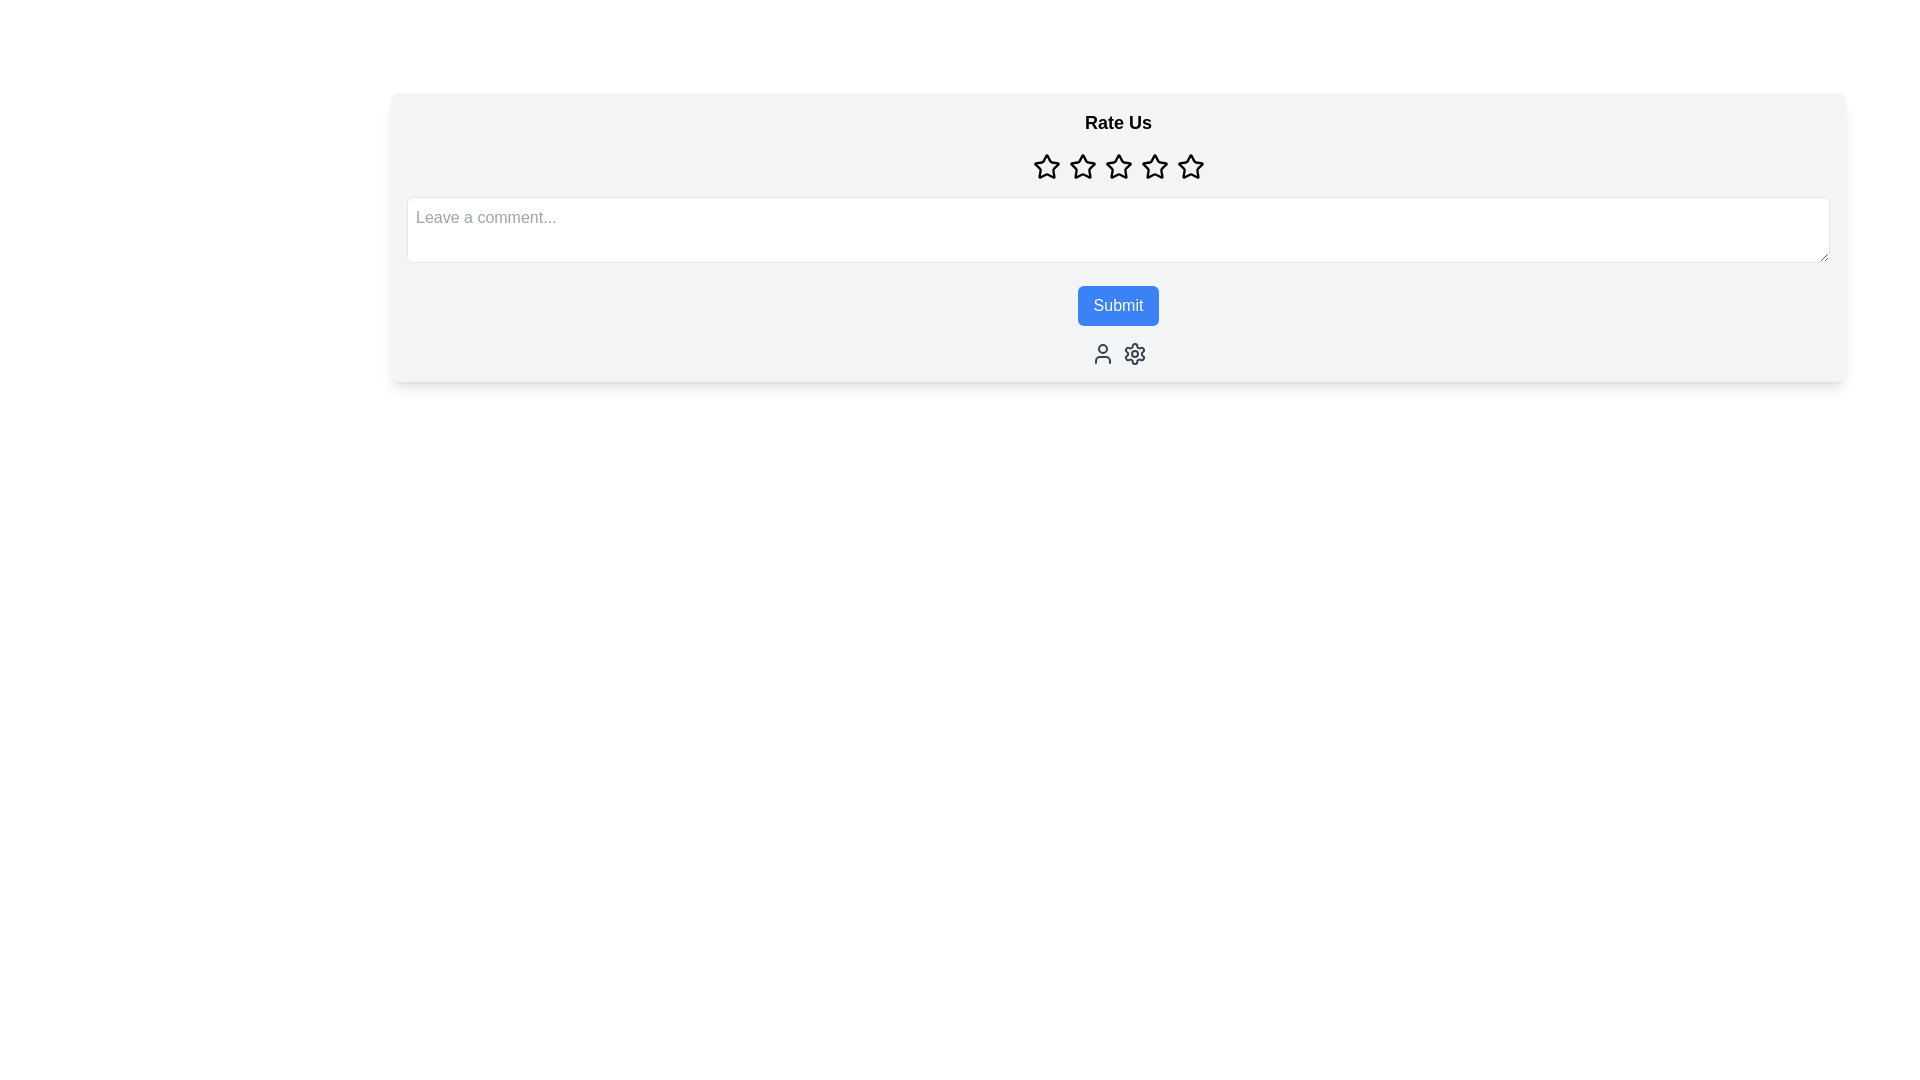  What do you see at coordinates (1134, 353) in the screenshot?
I see `the second icon button located below the 'Submit' button, which is used for opening or modifying settings or preferences in the application` at bounding box center [1134, 353].